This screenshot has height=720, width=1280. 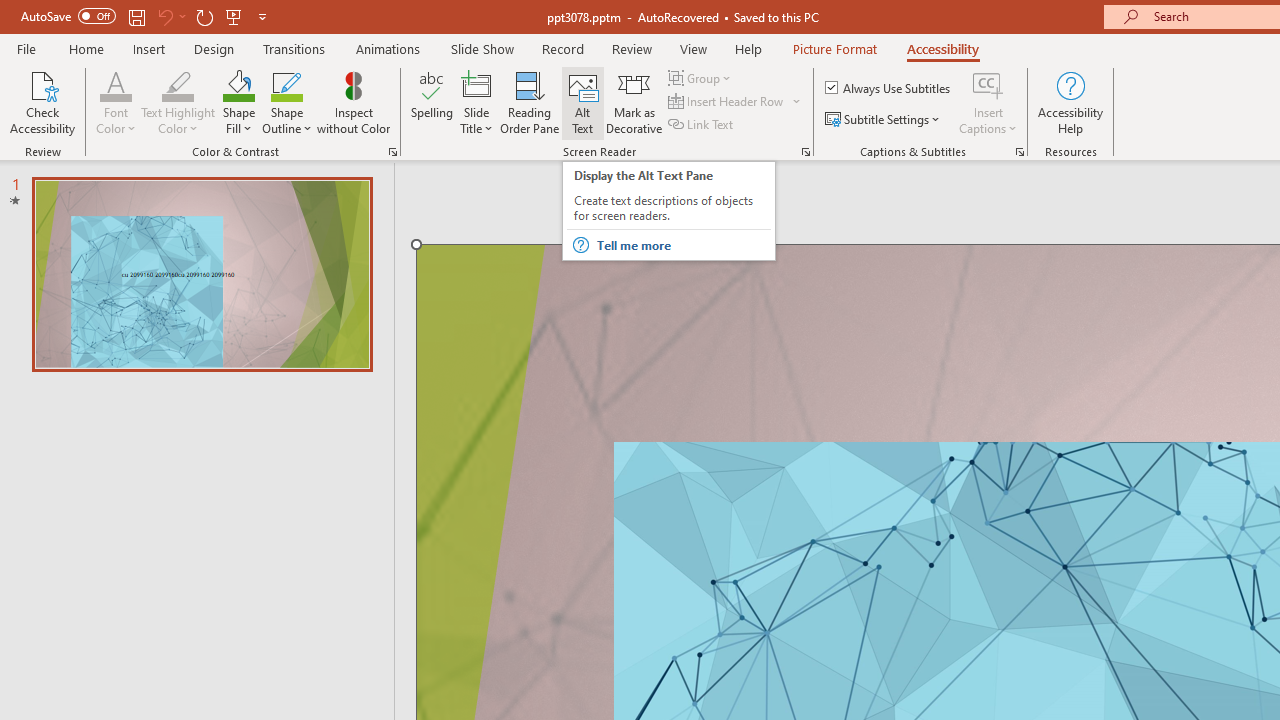 What do you see at coordinates (633, 103) in the screenshot?
I see `'Mark as Decorative'` at bounding box center [633, 103].